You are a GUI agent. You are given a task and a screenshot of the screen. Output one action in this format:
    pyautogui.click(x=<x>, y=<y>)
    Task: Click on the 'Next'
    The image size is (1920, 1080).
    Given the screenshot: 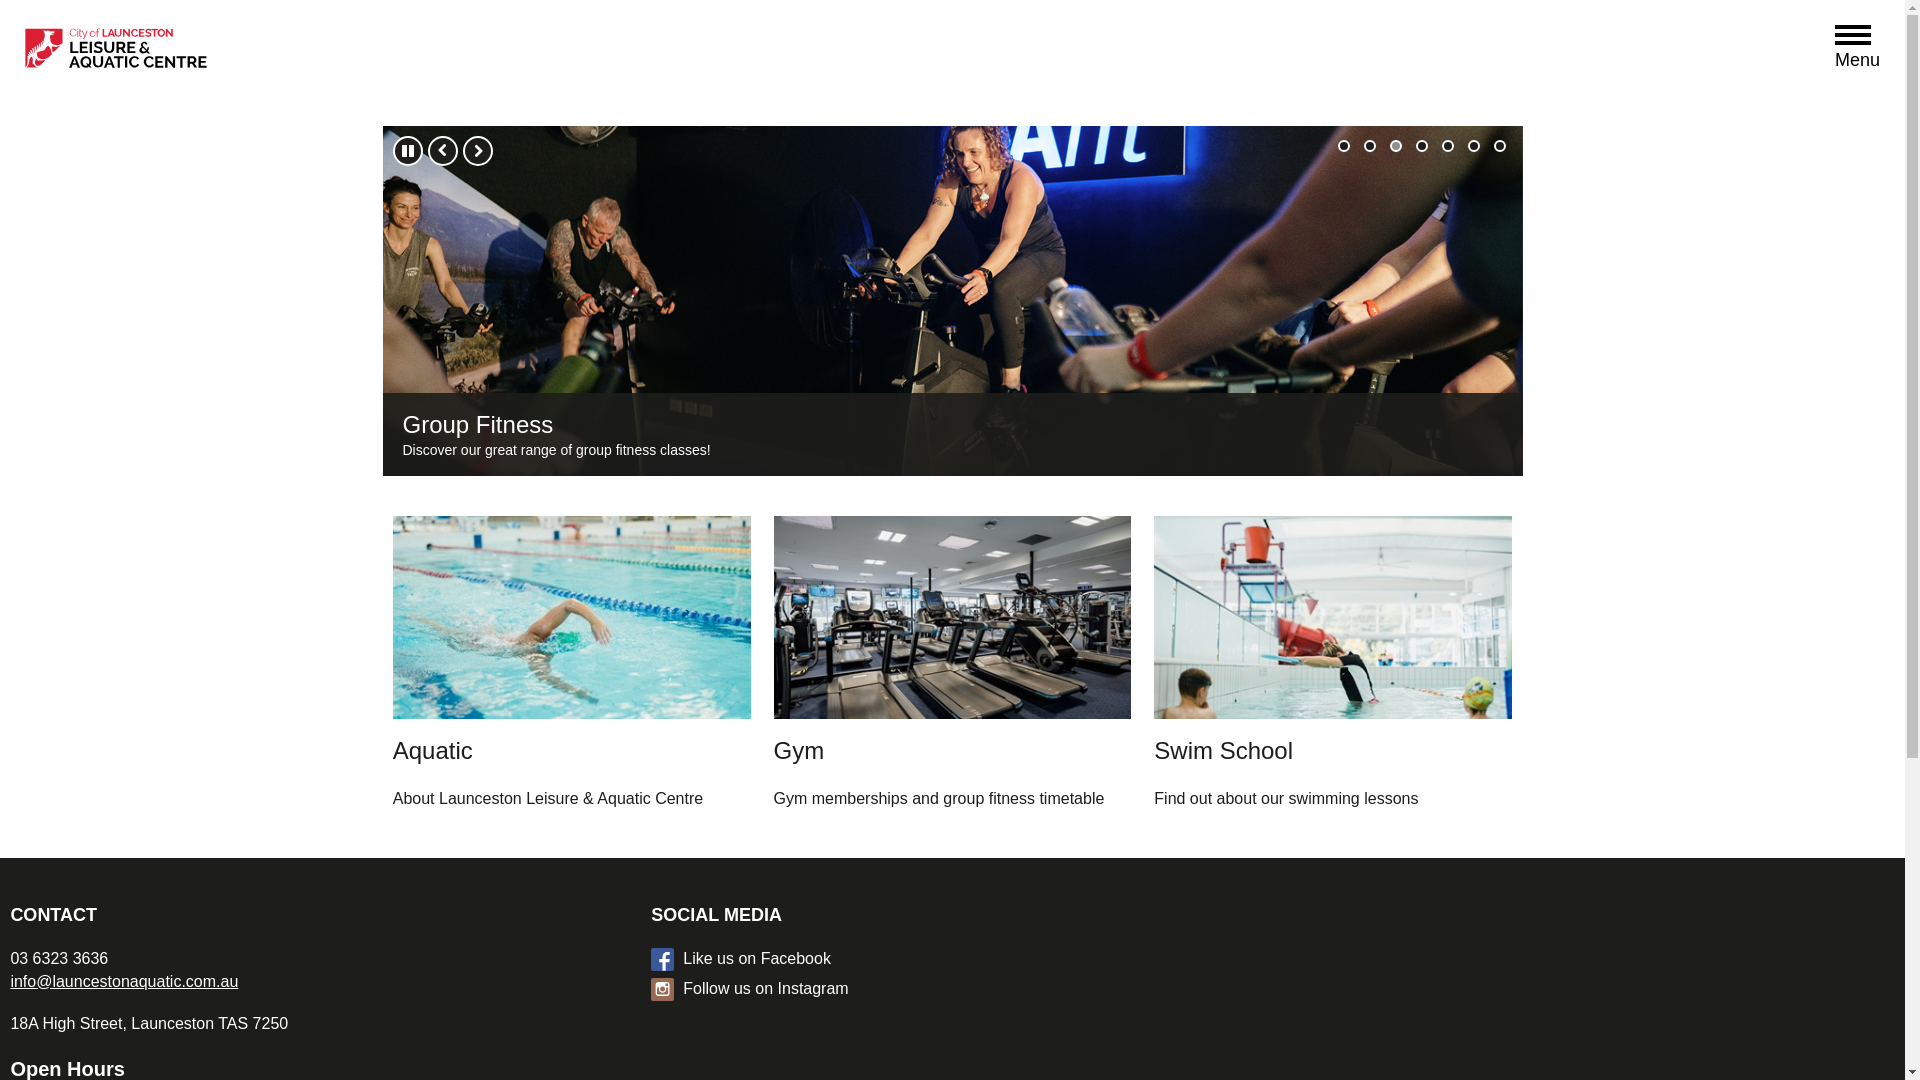 What is the action you would take?
    pyautogui.click(x=475, y=149)
    